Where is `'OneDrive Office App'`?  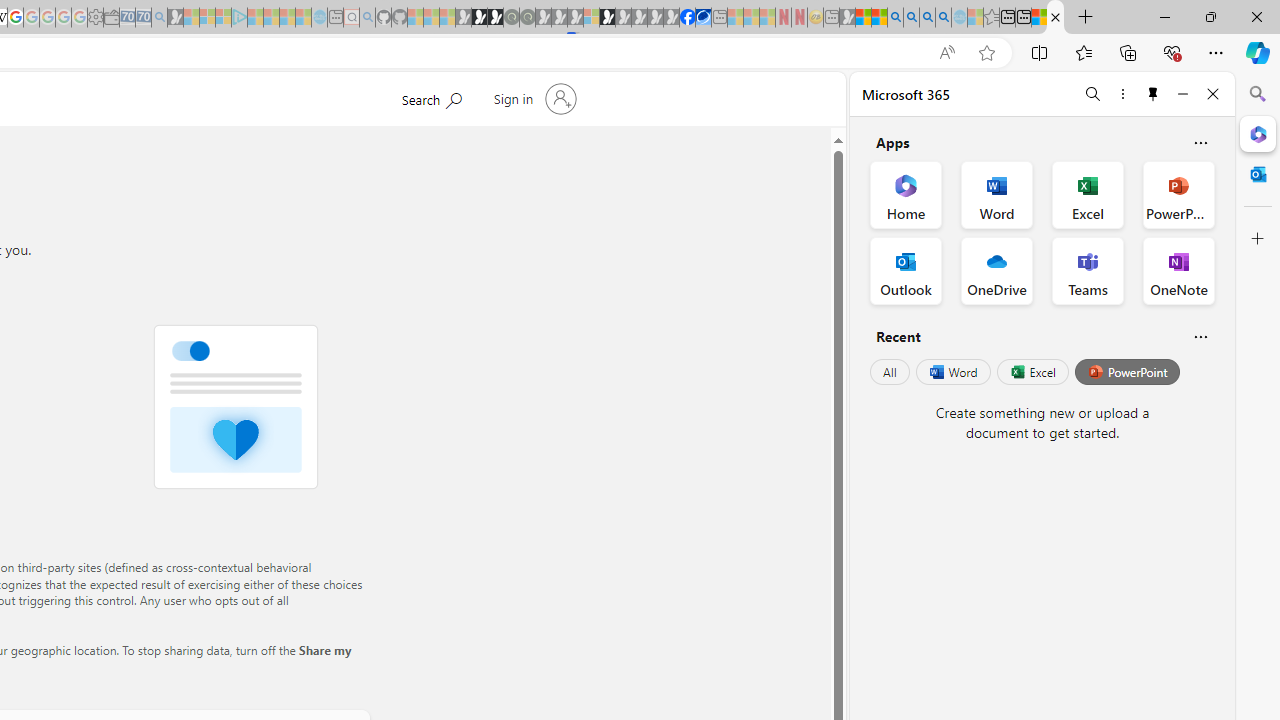
'OneDrive Office App' is located at coordinates (997, 271).